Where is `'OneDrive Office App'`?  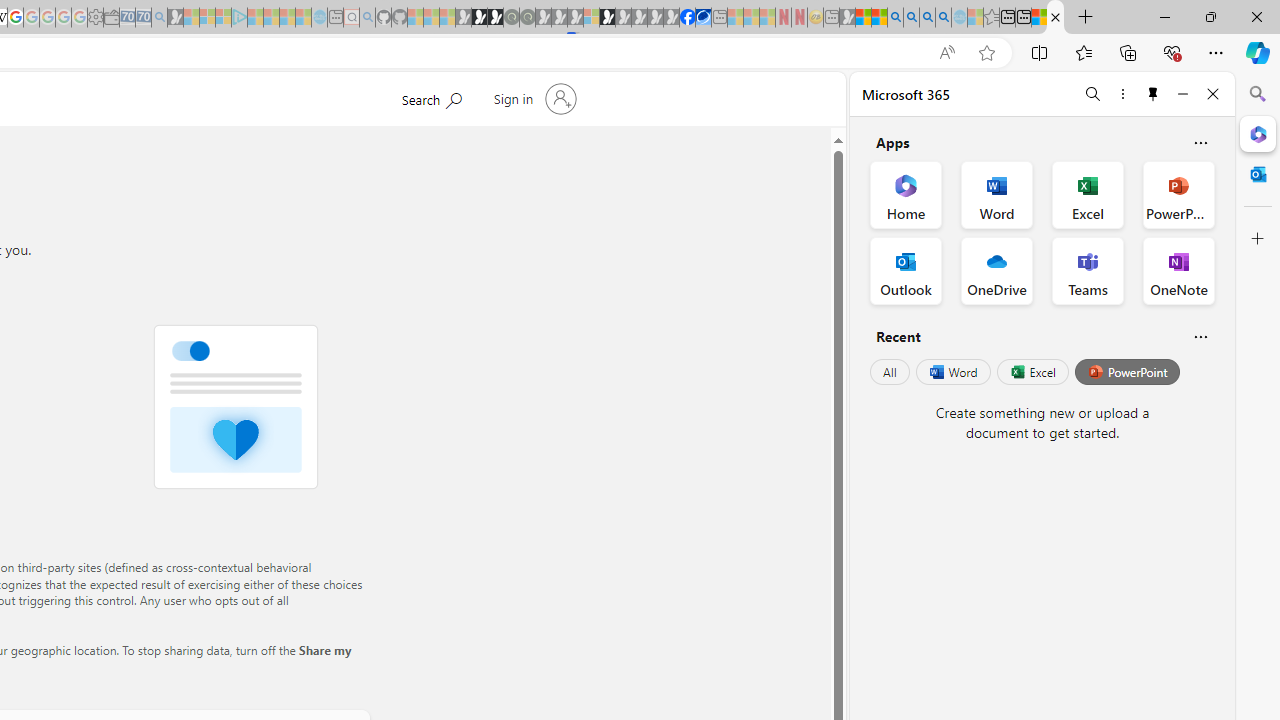
'OneDrive Office App' is located at coordinates (997, 271).